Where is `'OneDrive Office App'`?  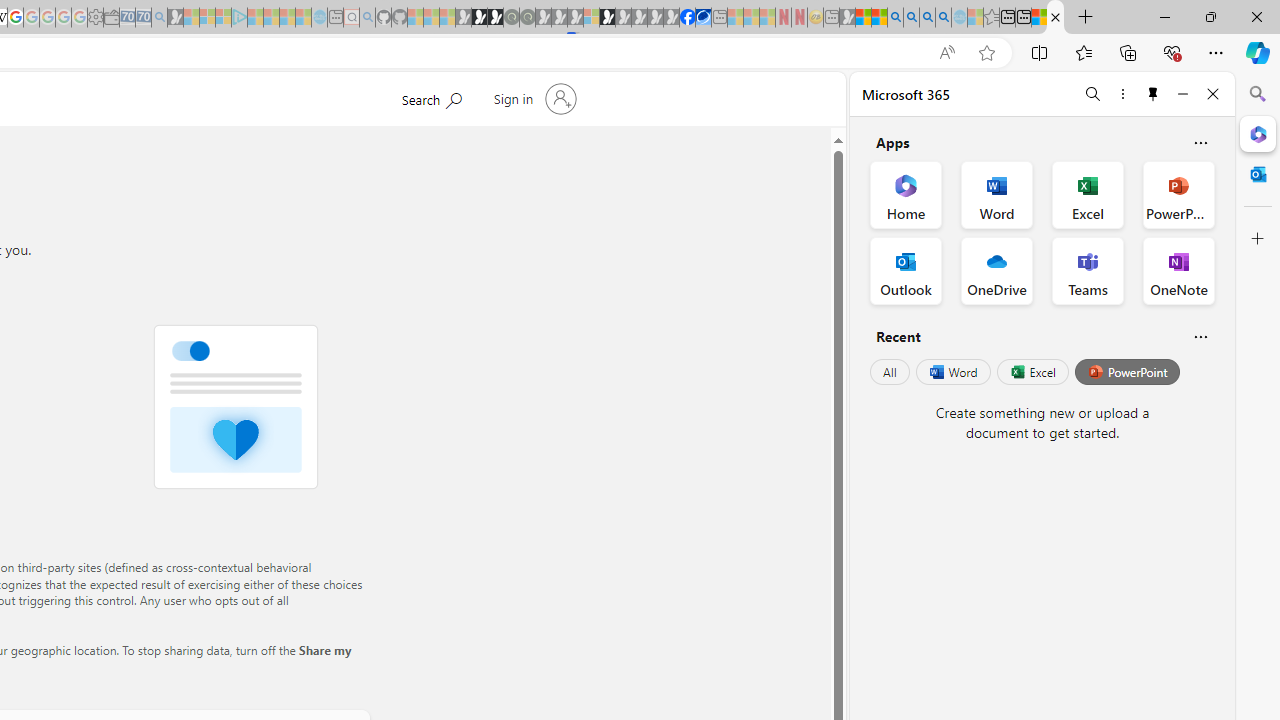
'OneDrive Office App' is located at coordinates (997, 271).